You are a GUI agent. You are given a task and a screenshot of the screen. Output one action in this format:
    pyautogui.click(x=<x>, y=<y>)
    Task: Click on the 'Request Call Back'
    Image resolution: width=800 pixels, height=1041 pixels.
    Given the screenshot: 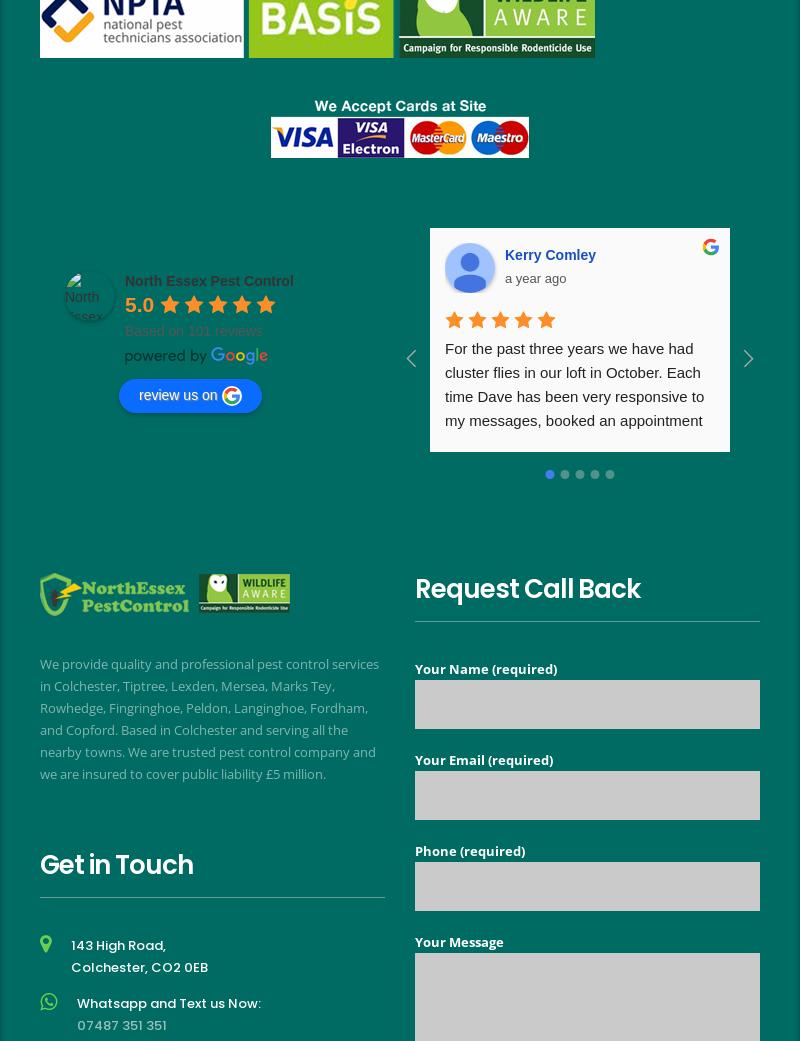 What is the action you would take?
    pyautogui.click(x=526, y=587)
    